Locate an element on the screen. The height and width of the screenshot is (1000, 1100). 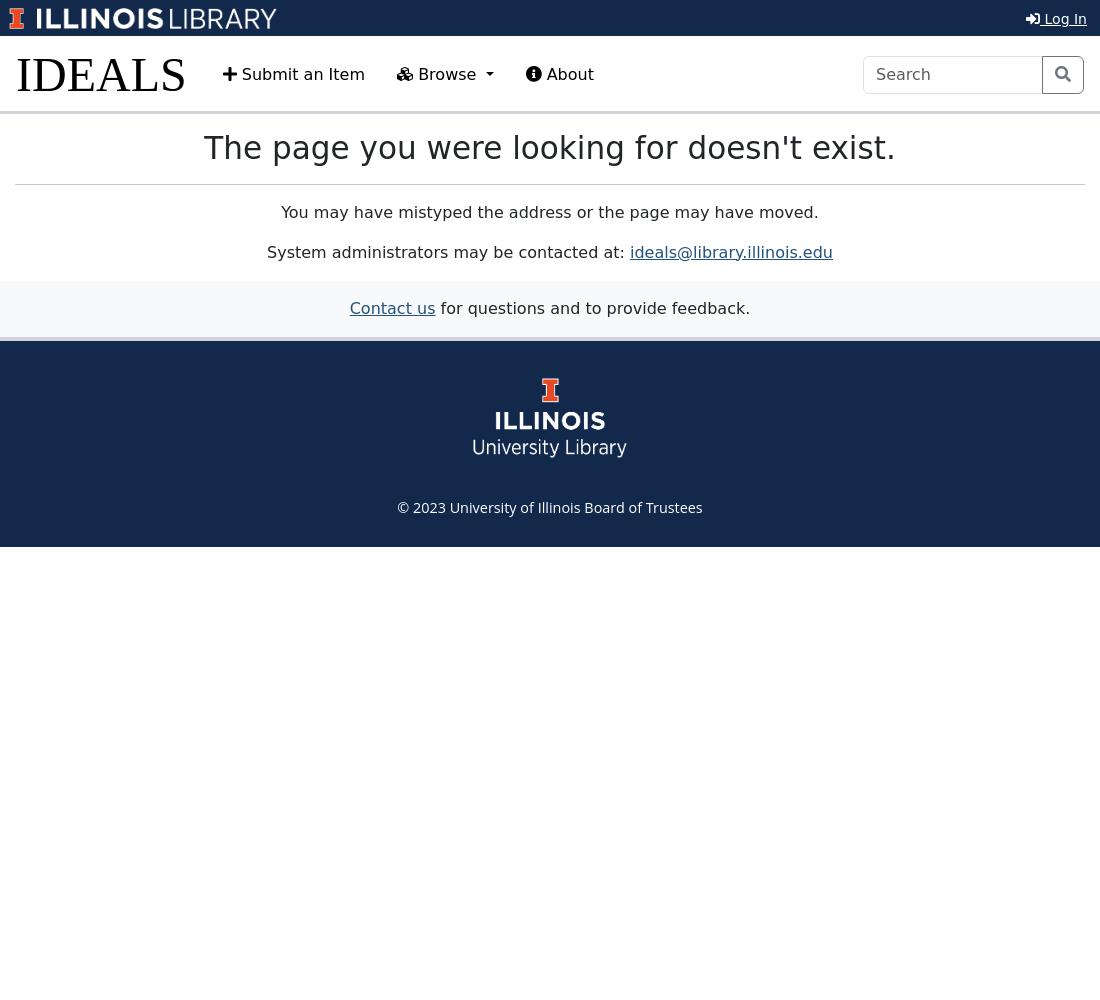
'Log In' is located at coordinates (1063, 19).